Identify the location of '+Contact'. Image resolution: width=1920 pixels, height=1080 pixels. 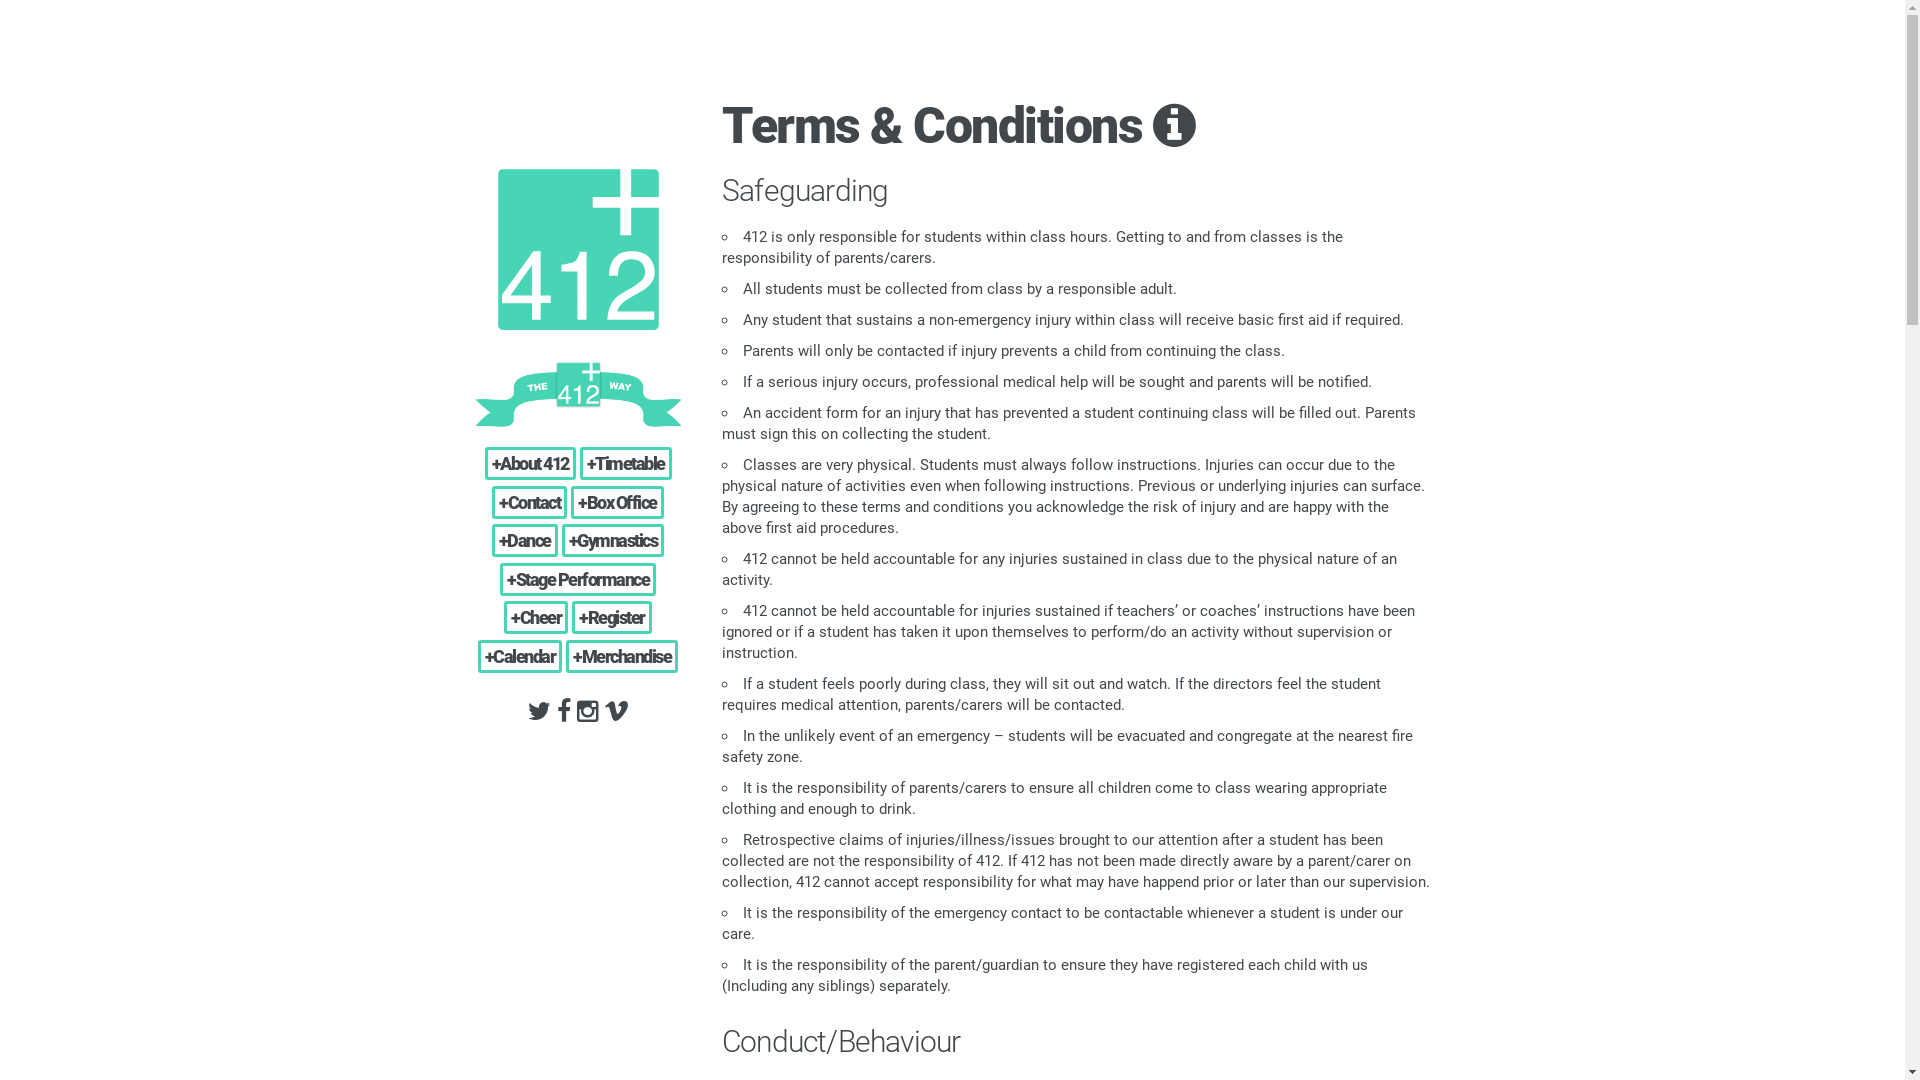
(529, 501).